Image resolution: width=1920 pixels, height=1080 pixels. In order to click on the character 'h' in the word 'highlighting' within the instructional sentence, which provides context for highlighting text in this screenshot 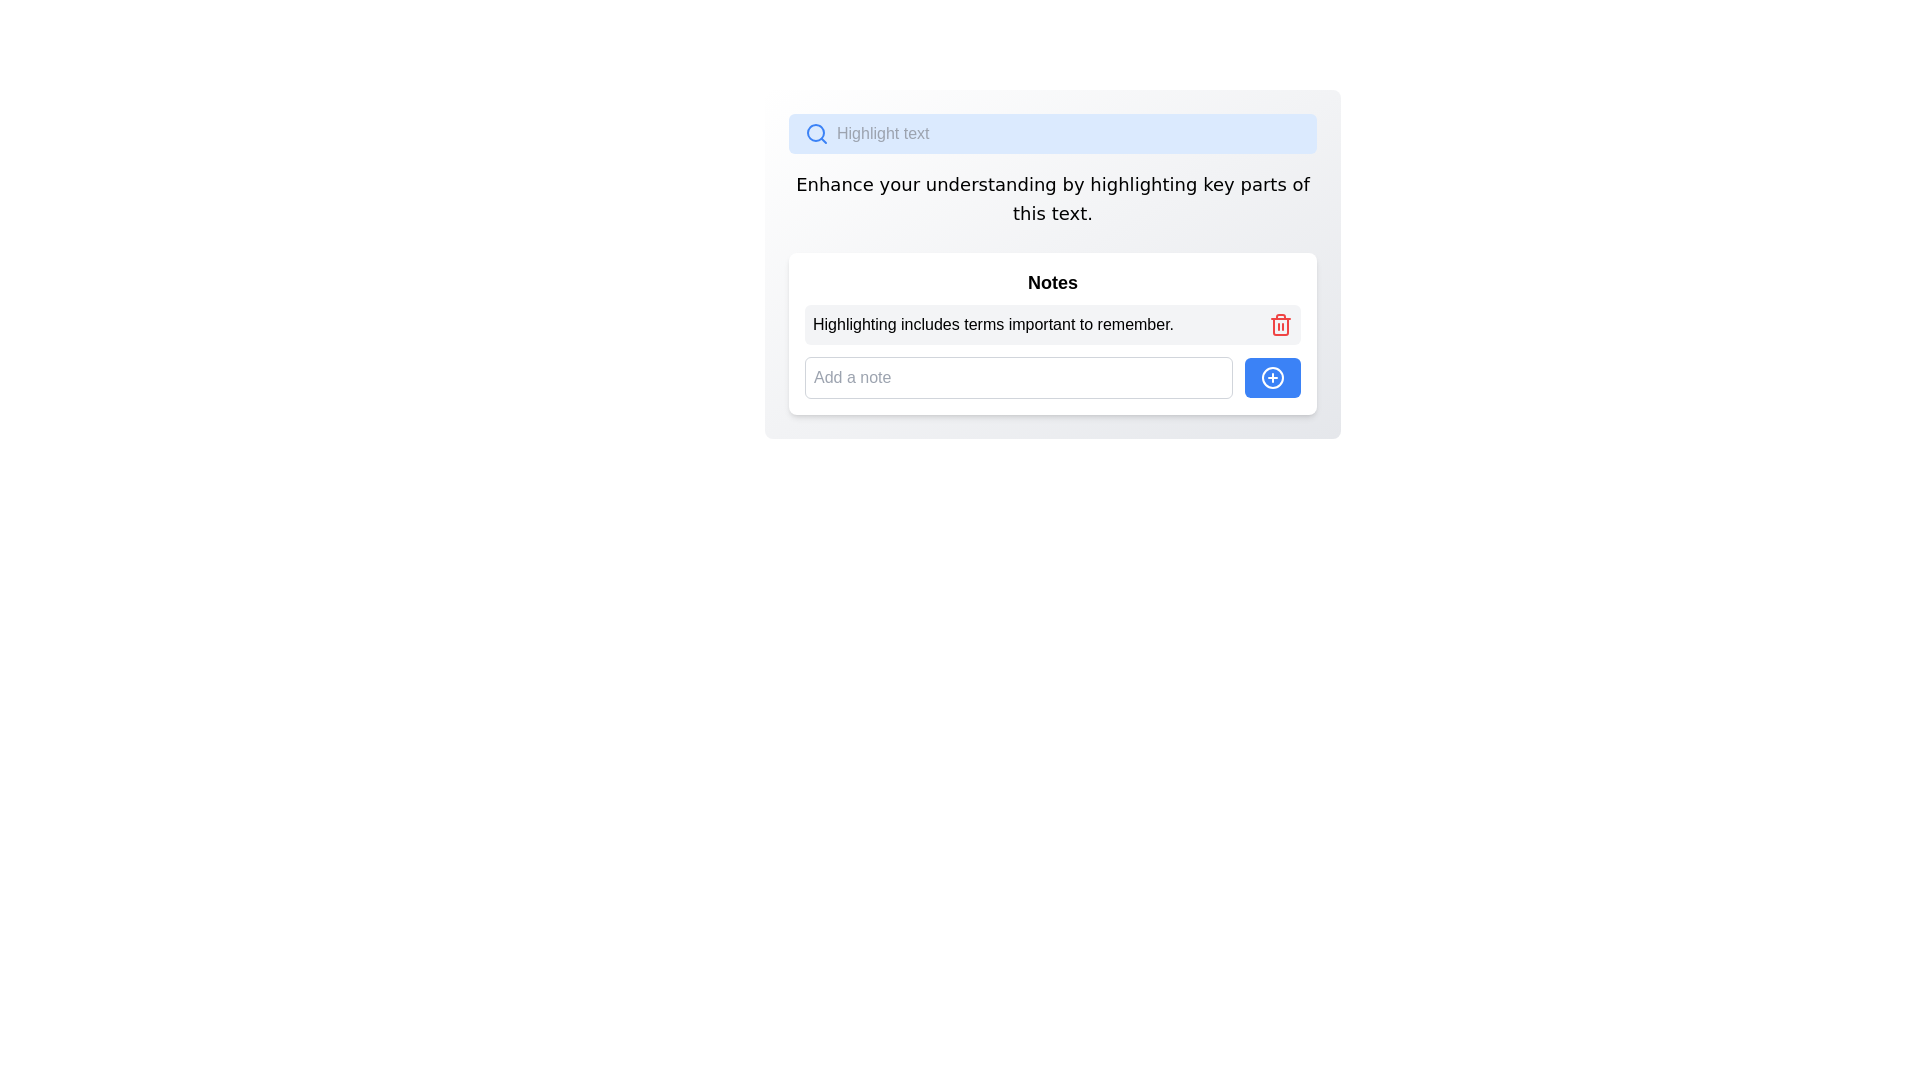, I will do `click(1094, 184)`.